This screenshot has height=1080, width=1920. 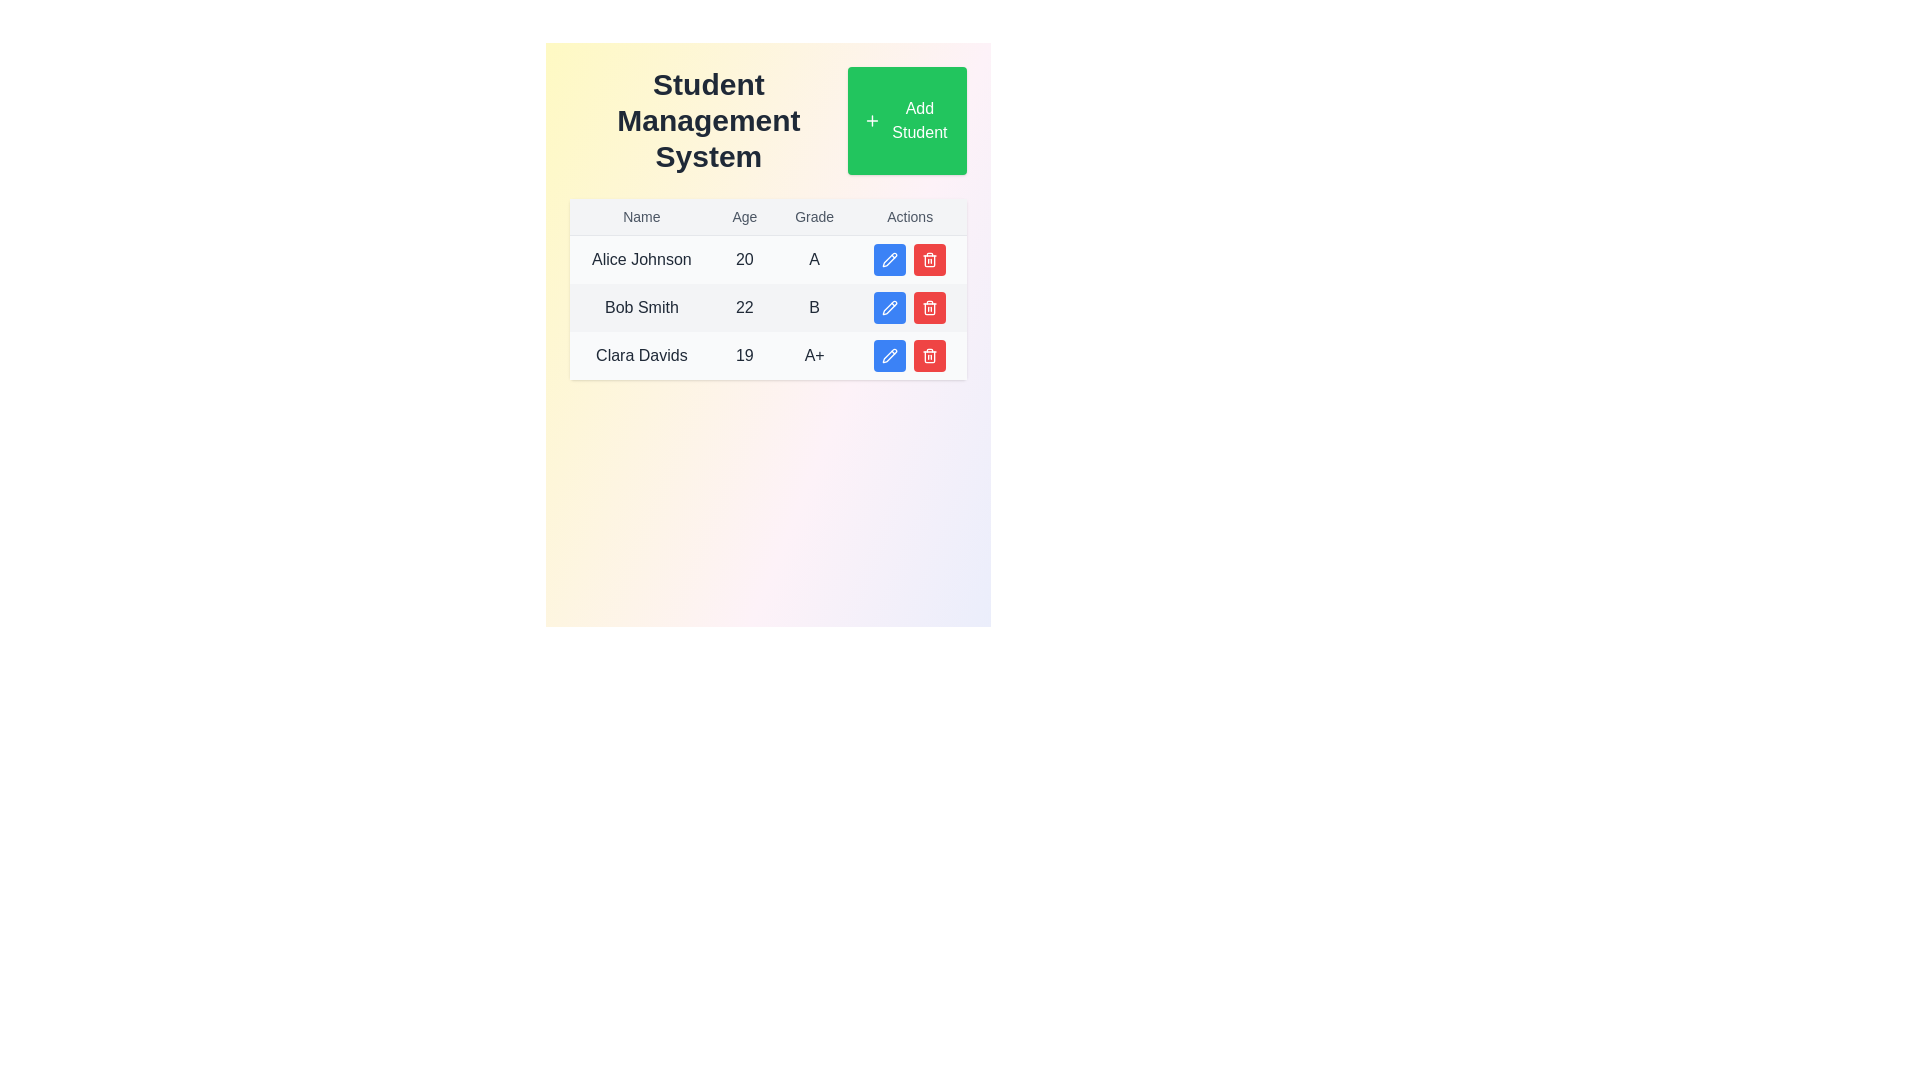 I want to click on the edit button located in the 'Actions' column of the last row of the table, adjacent to the 'Clara Davids' data row, so click(x=889, y=354).